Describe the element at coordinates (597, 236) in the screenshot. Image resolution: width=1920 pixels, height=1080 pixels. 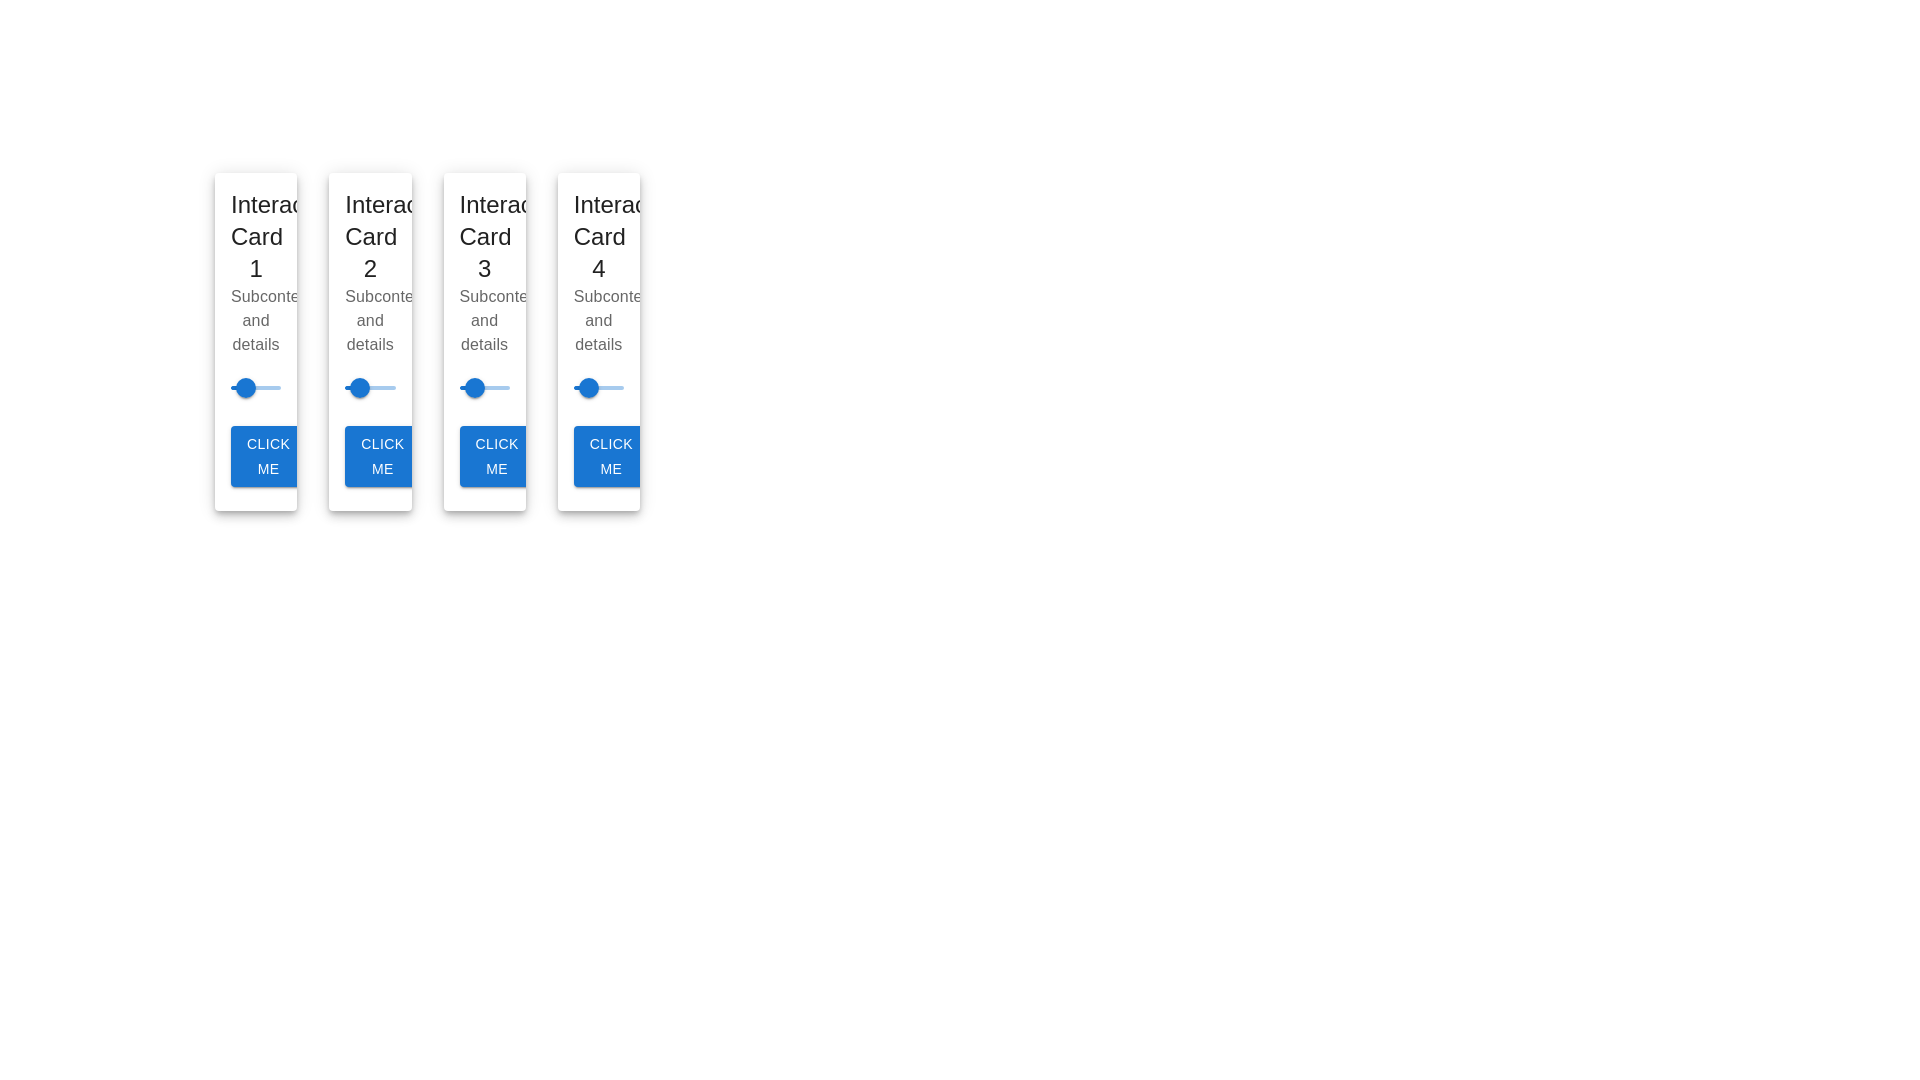
I see `the header displaying 'Interactive Card 4' located at the top of its card in the fourth column of the grid` at that location.